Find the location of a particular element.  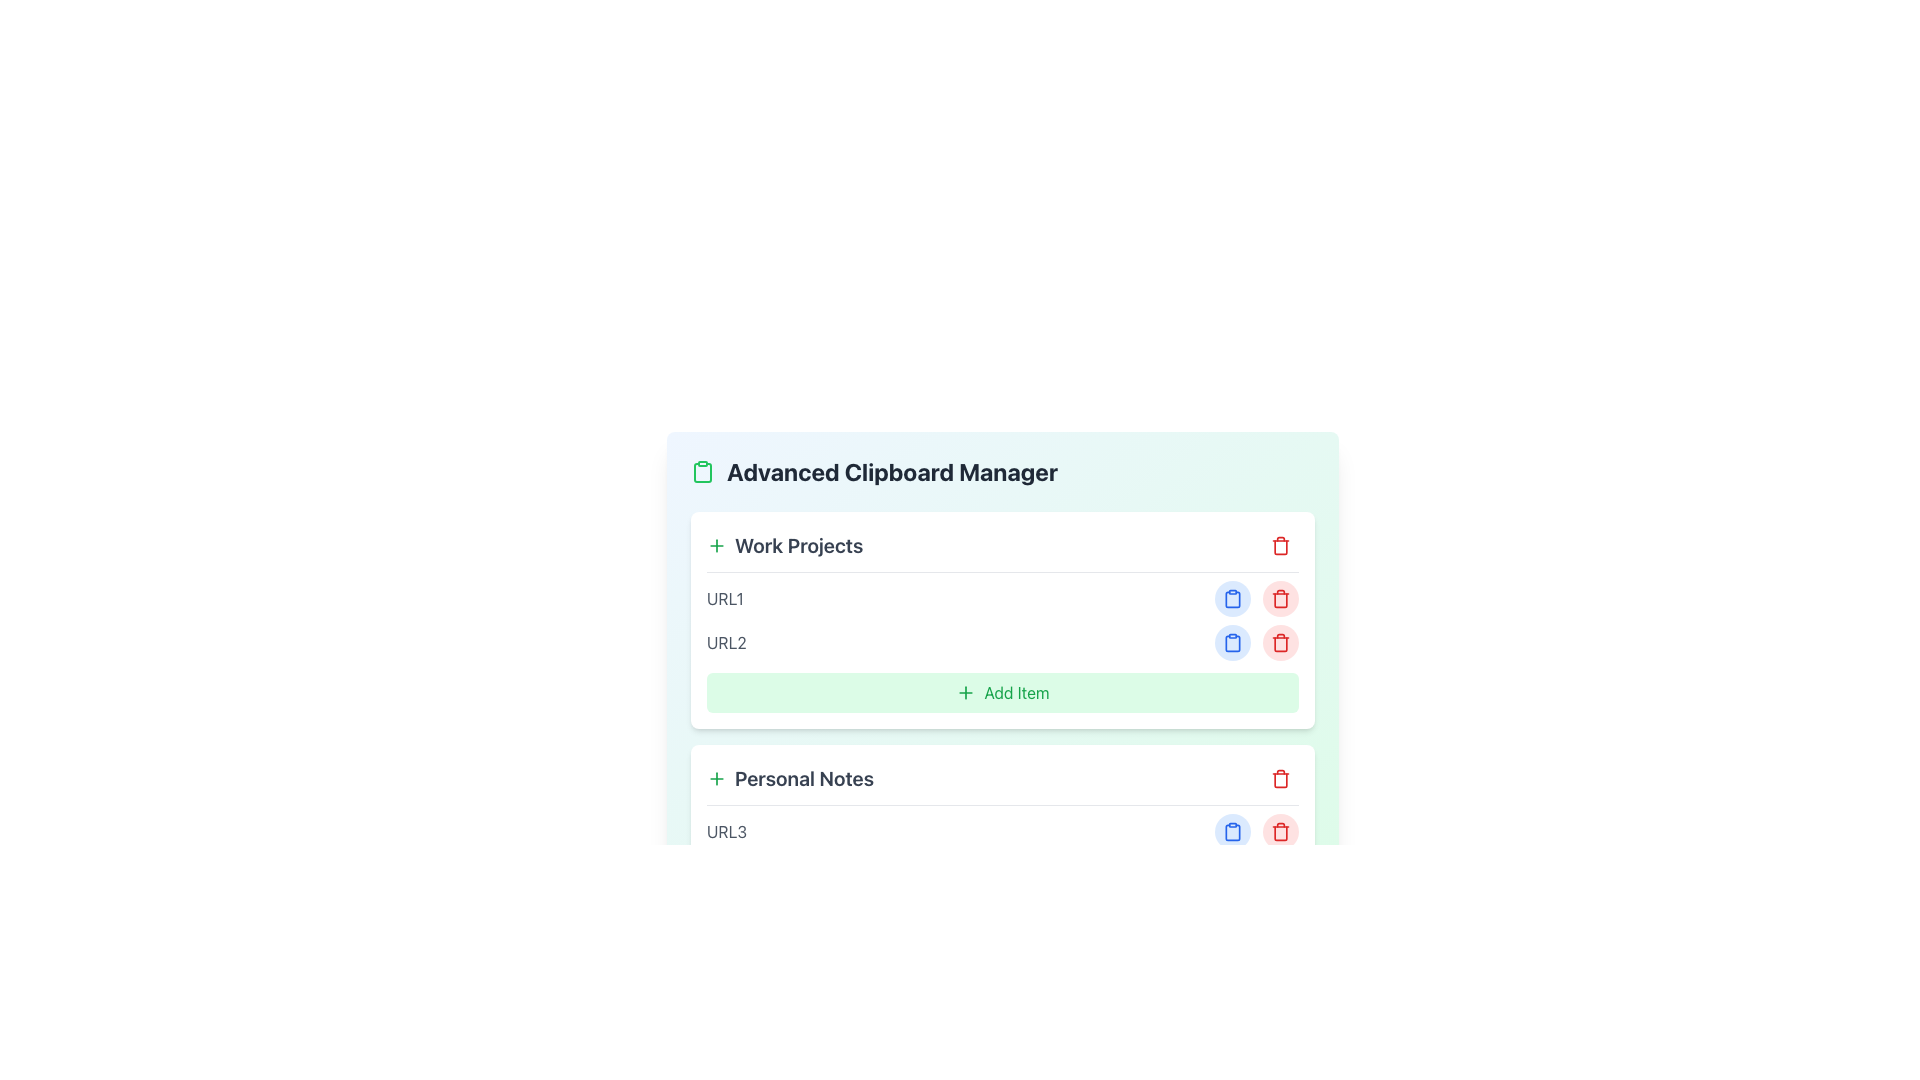

the 'Personal Notes' text label, which is styled prominently in gray and includes a green plus icon to its left, located below 'Work Projects' in the lower section of the card interface is located at coordinates (789, 778).